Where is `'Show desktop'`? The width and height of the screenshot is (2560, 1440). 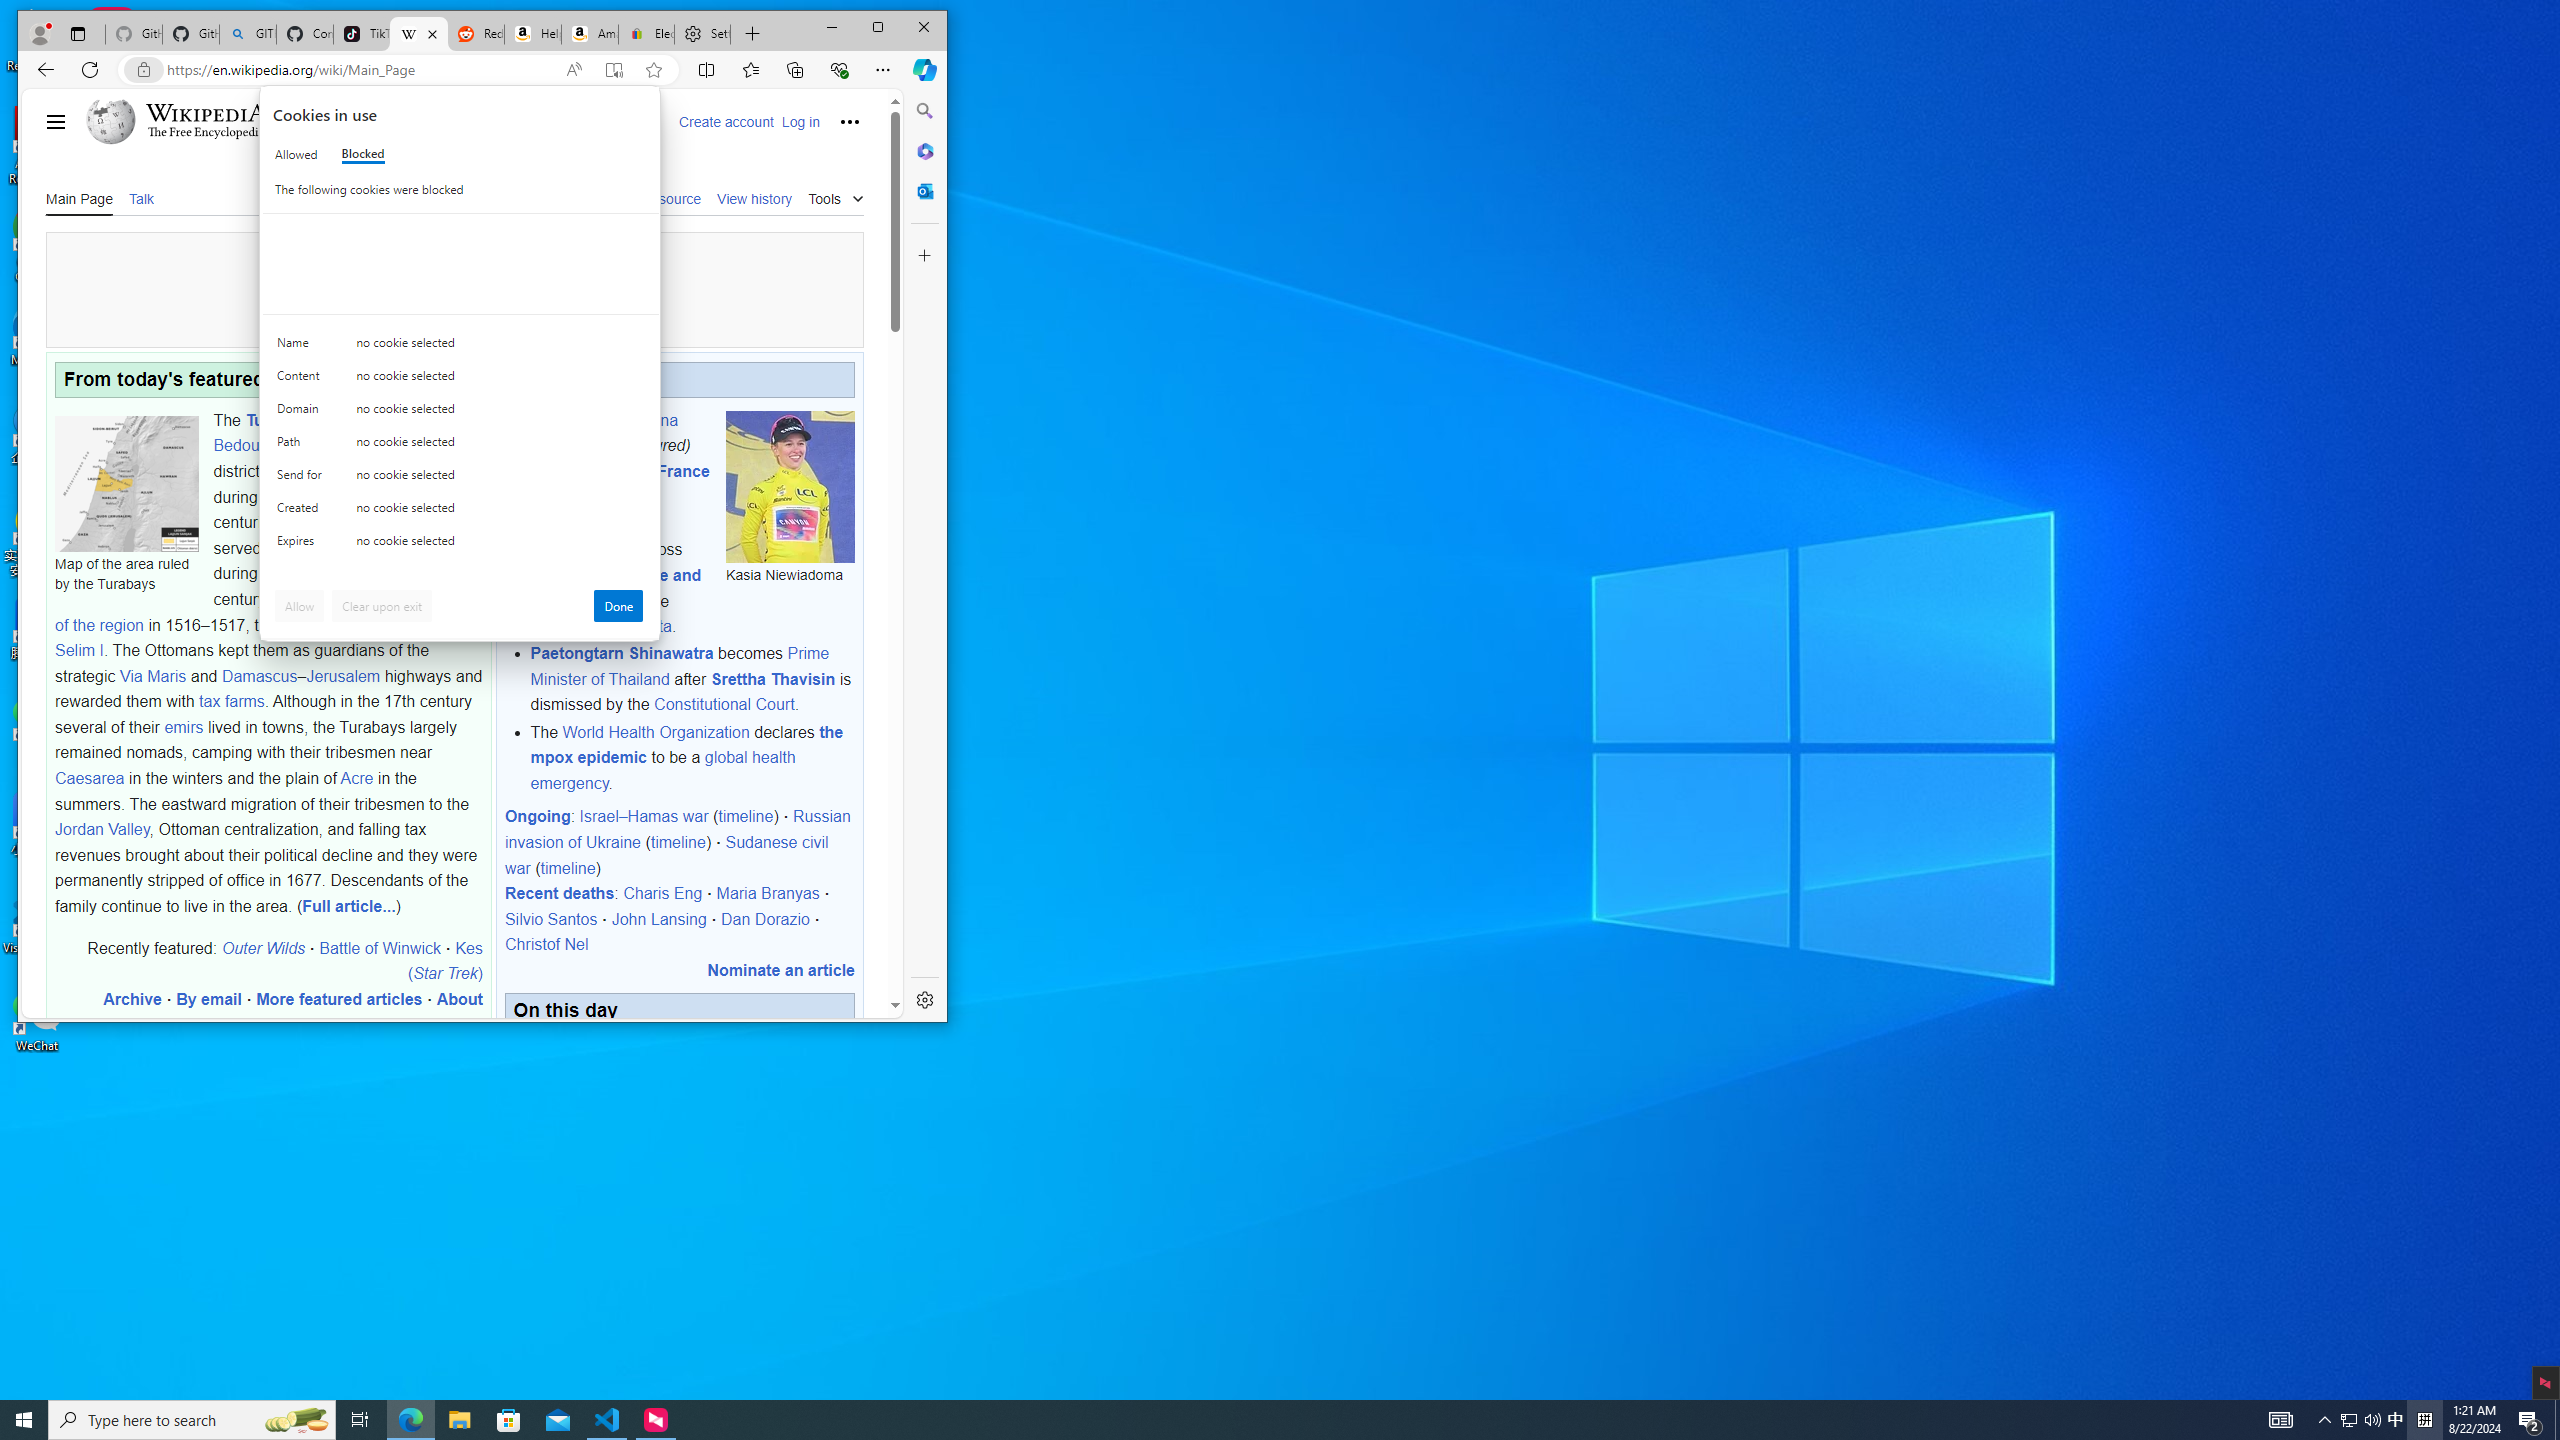
'Show desktop' is located at coordinates (2556, 1418).